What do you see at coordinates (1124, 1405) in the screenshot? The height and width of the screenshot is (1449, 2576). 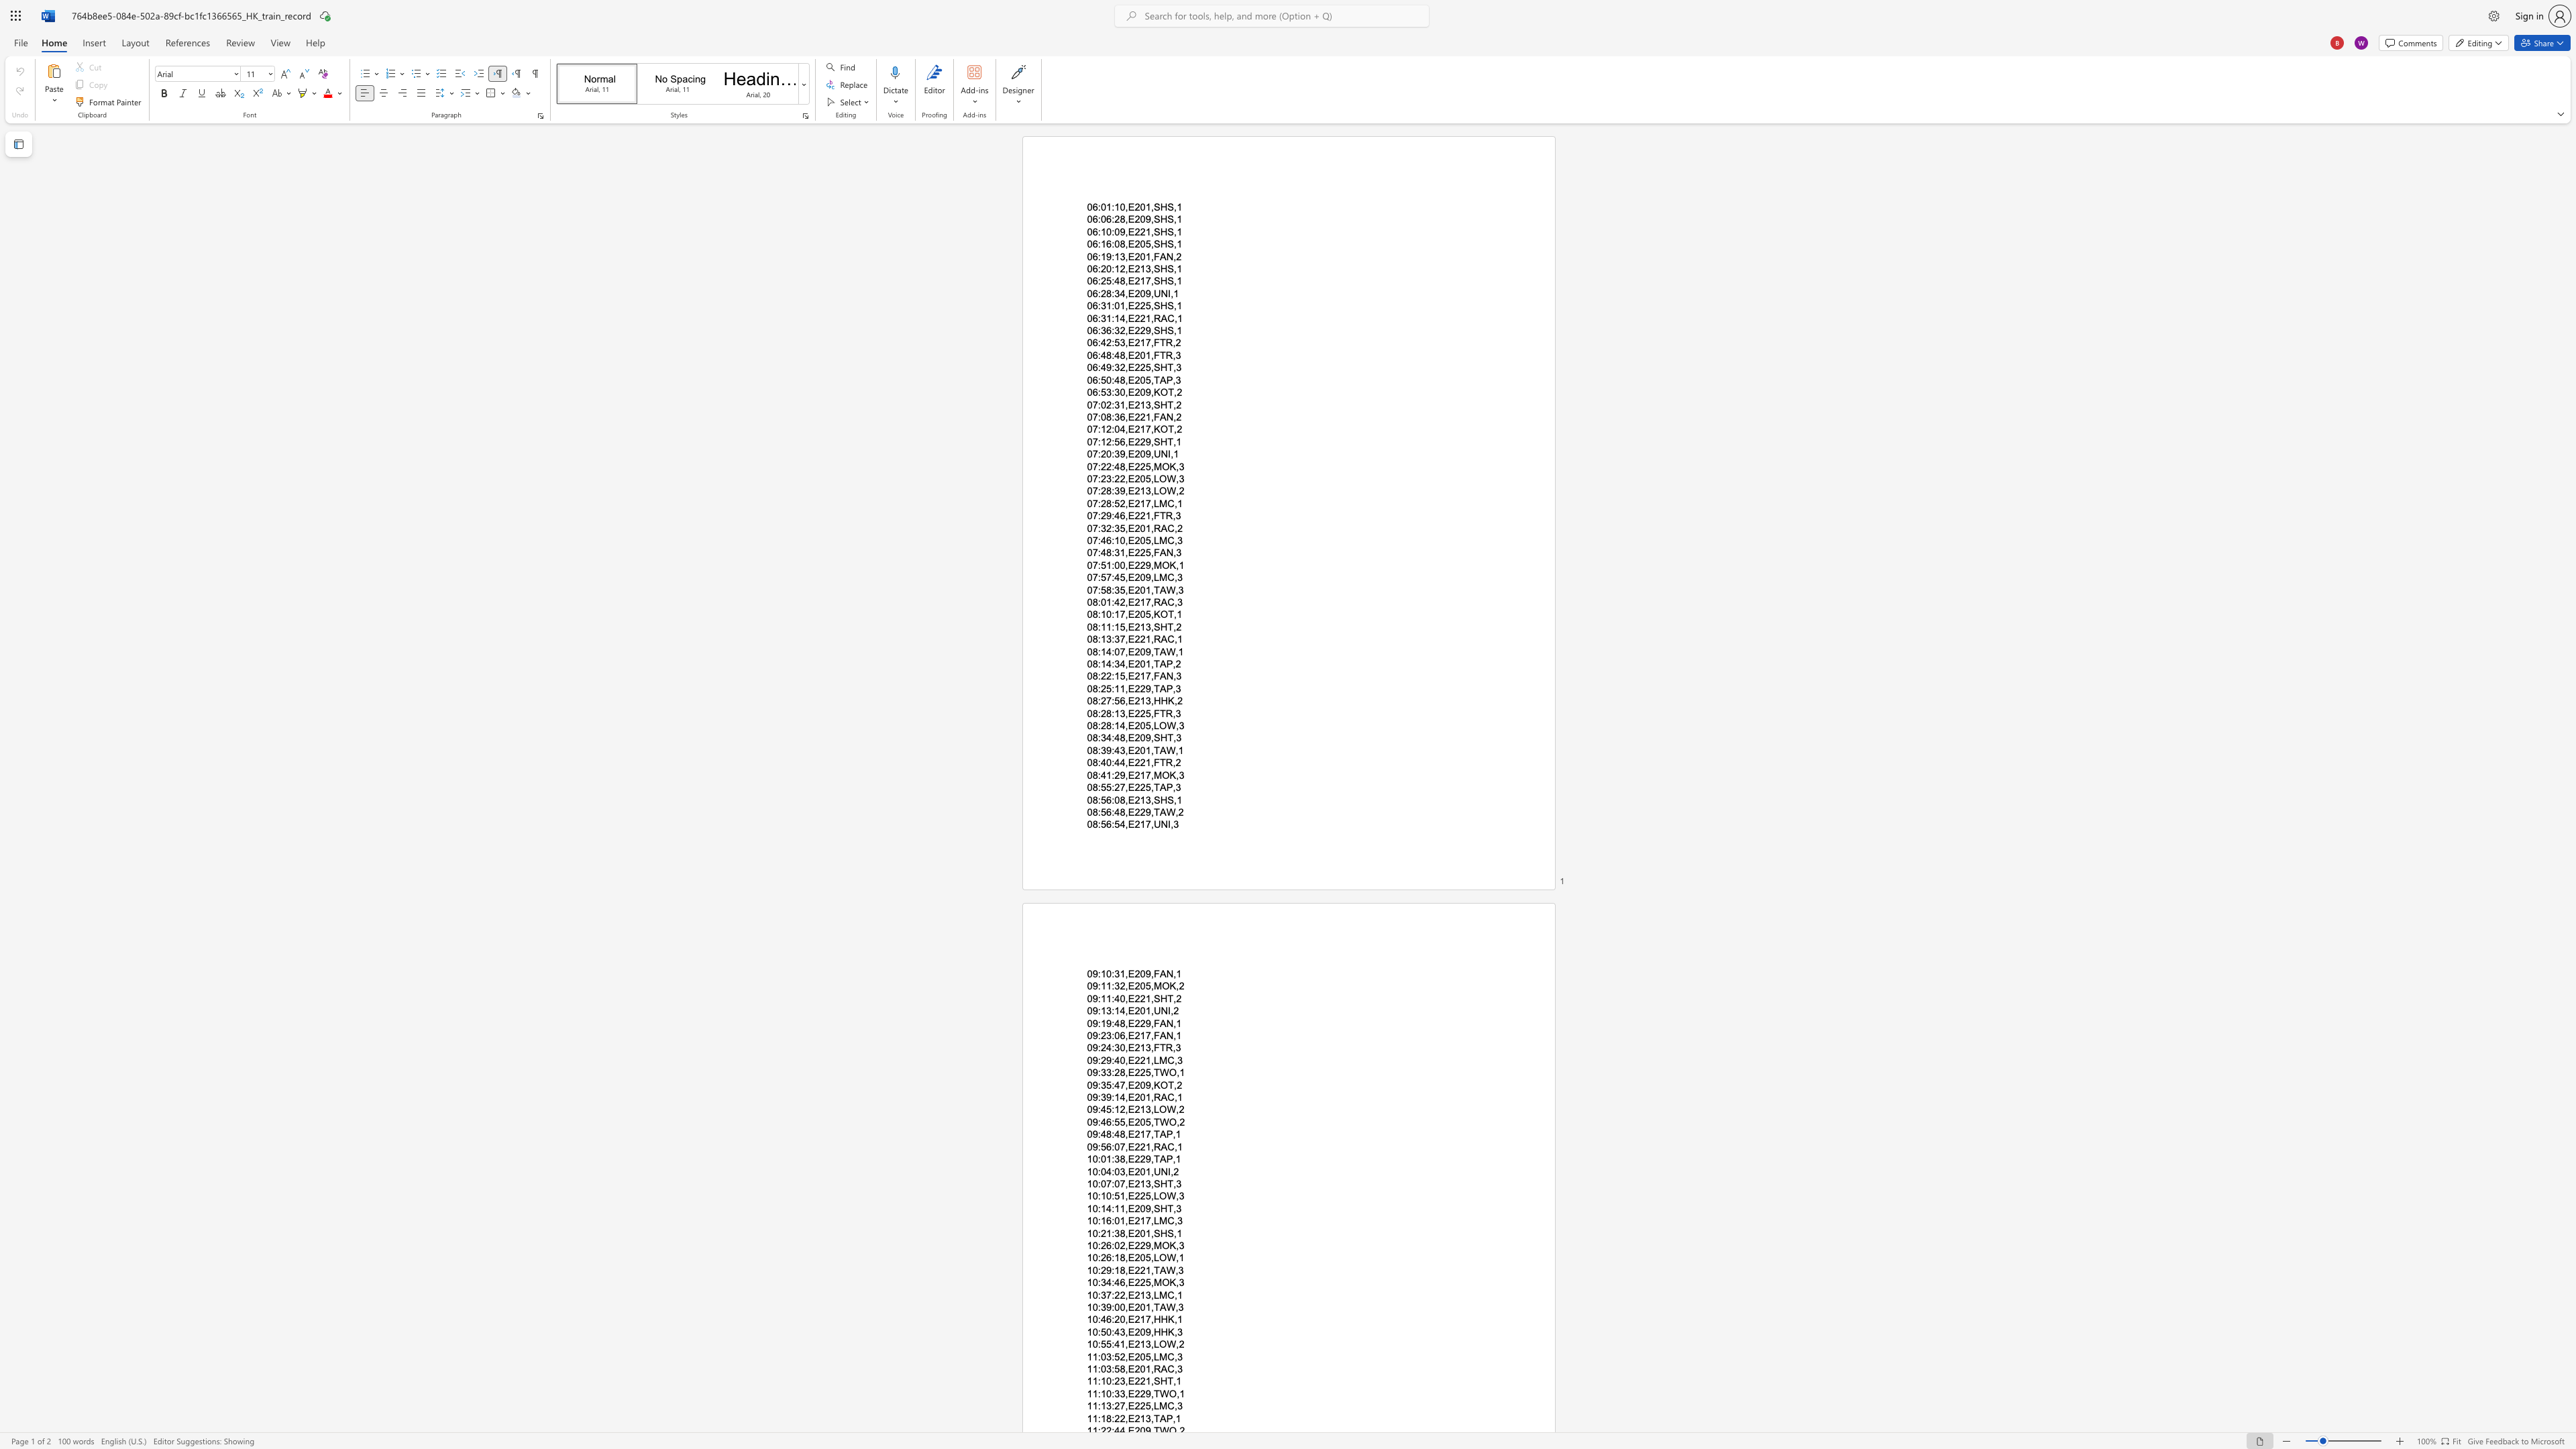 I see `the space between the continuous character "7" and "," in the text` at bounding box center [1124, 1405].